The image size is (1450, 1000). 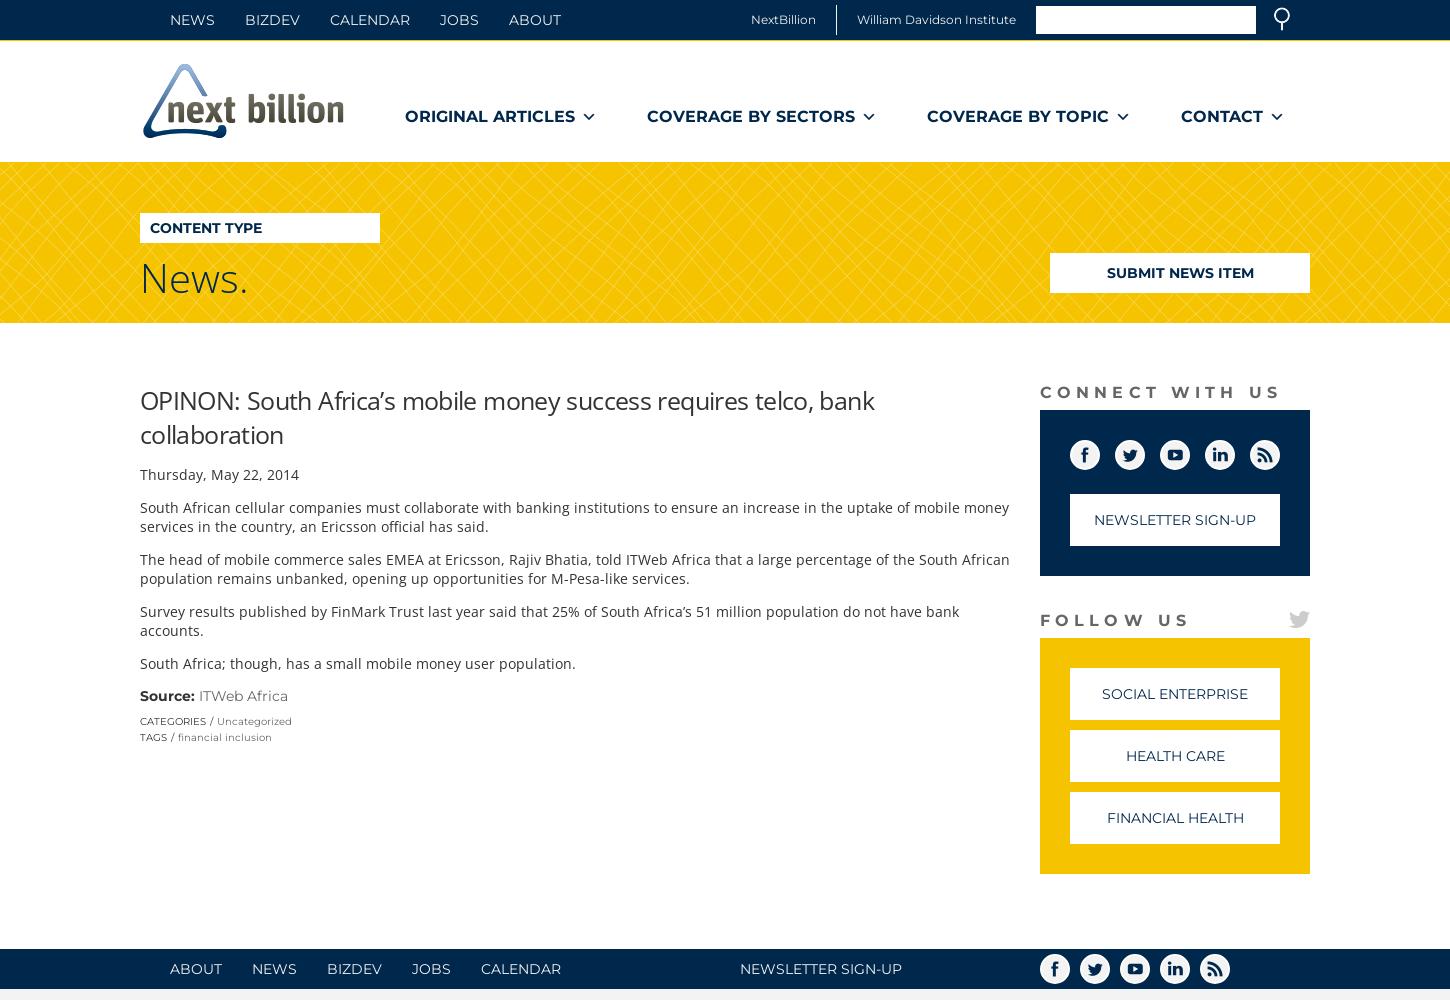 What do you see at coordinates (1217, 450) in the screenshot?
I see `'YouTube'` at bounding box center [1217, 450].